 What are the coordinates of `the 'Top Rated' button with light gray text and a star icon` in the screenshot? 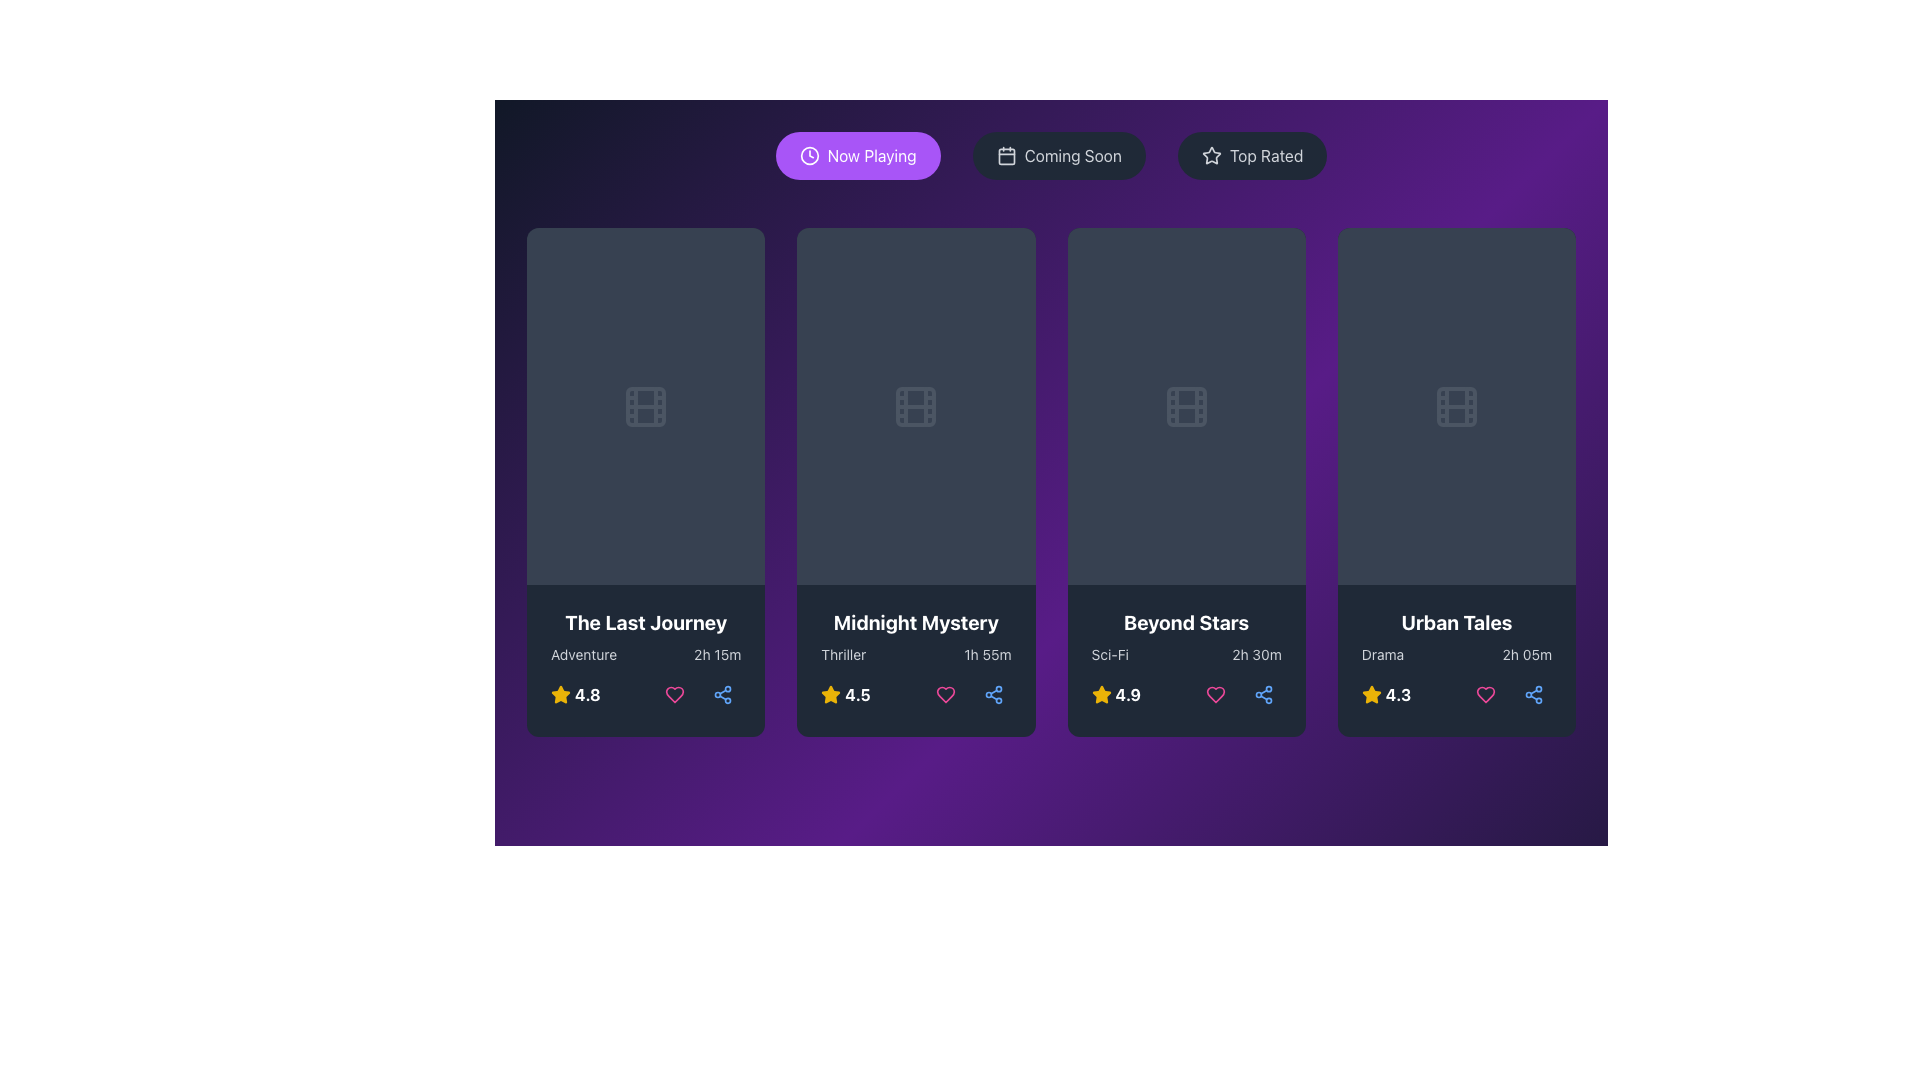 It's located at (1251, 154).